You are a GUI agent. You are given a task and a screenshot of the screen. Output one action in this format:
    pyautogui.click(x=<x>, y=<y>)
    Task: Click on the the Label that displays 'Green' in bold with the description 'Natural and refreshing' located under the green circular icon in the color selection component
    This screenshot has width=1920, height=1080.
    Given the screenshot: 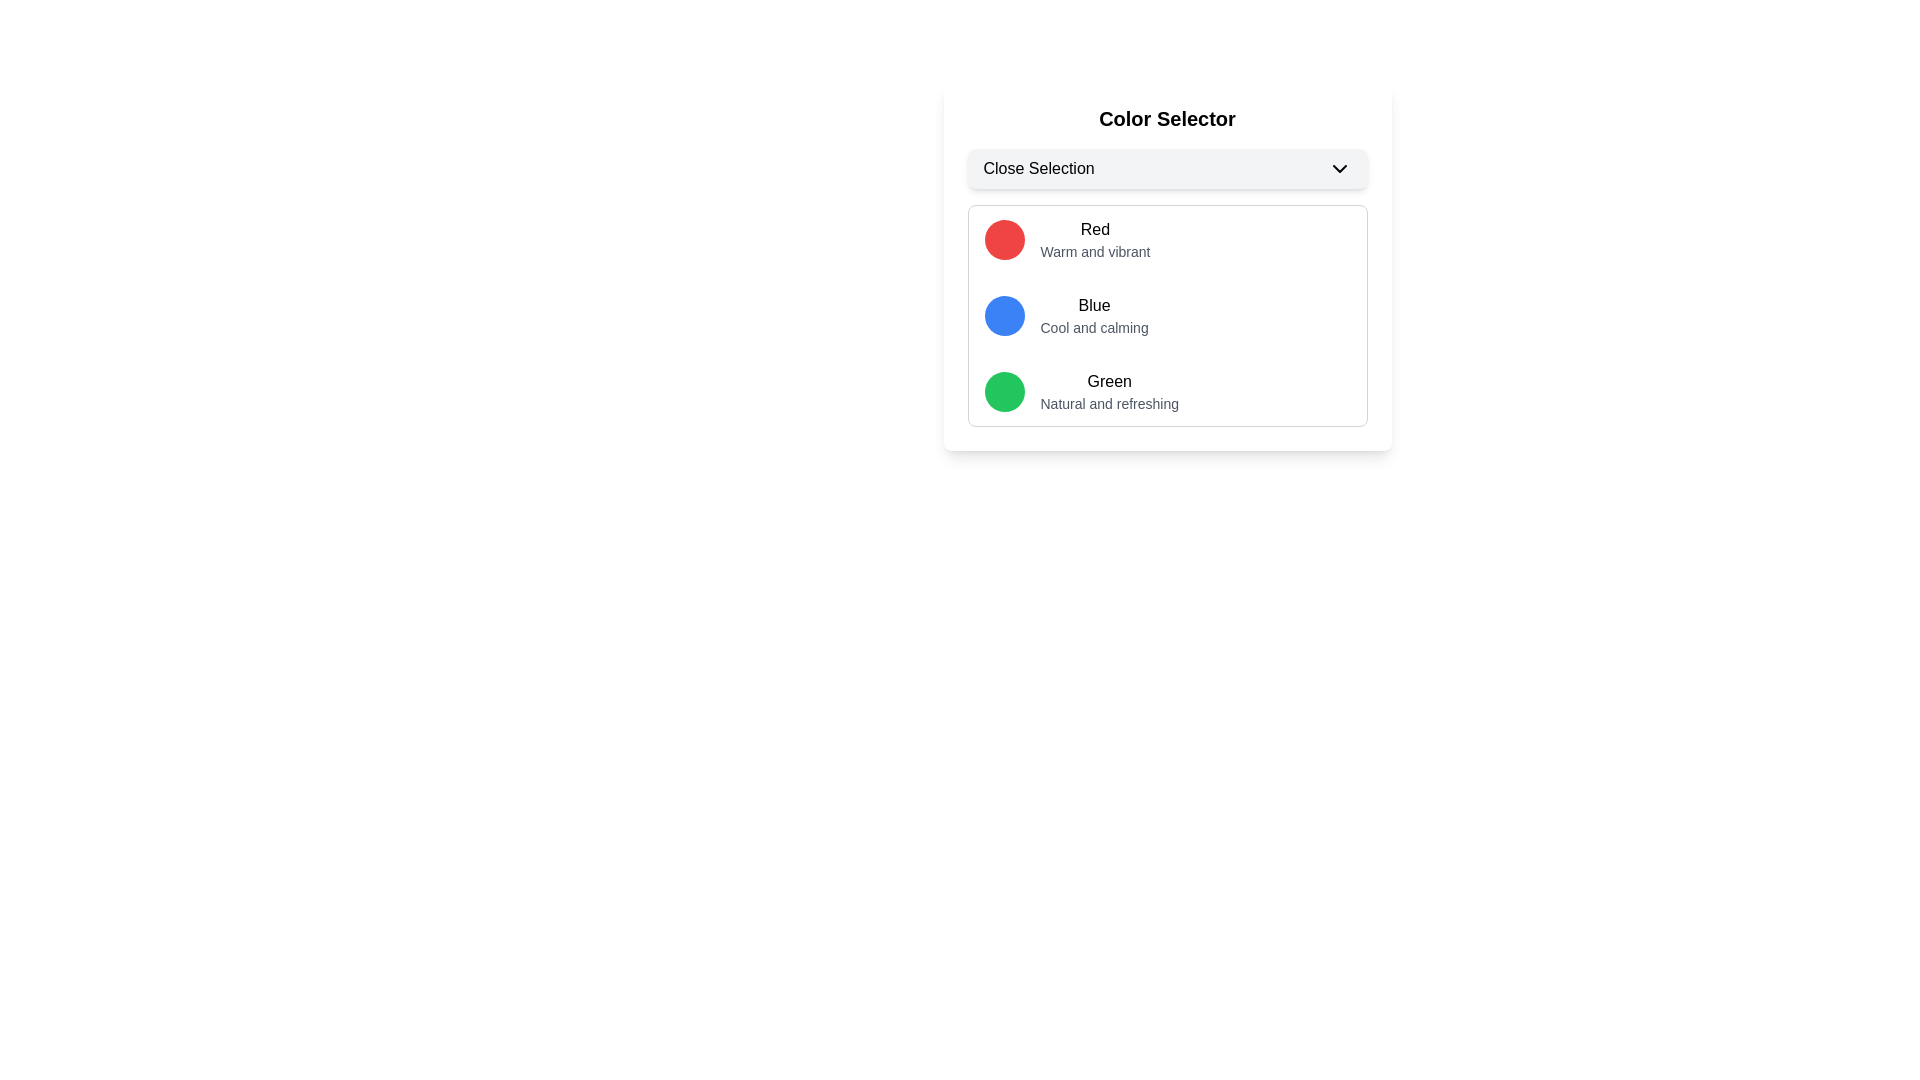 What is the action you would take?
    pyautogui.click(x=1108, y=392)
    